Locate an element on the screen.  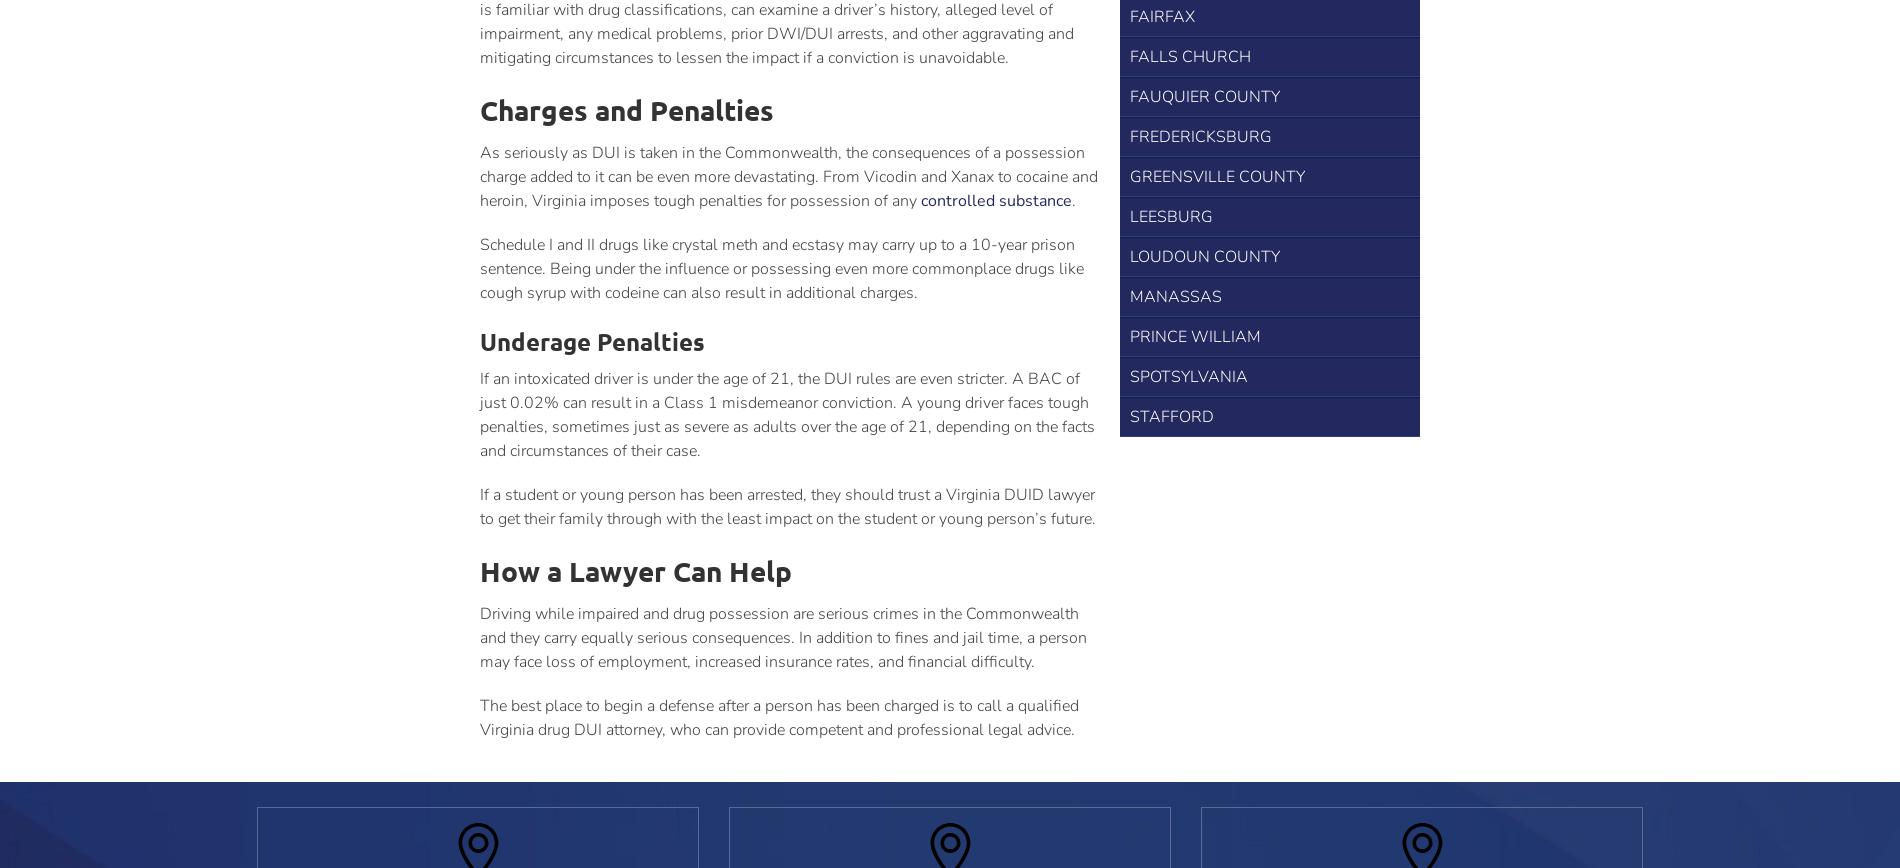
'controlled substance' is located at coordinates (996, 201).